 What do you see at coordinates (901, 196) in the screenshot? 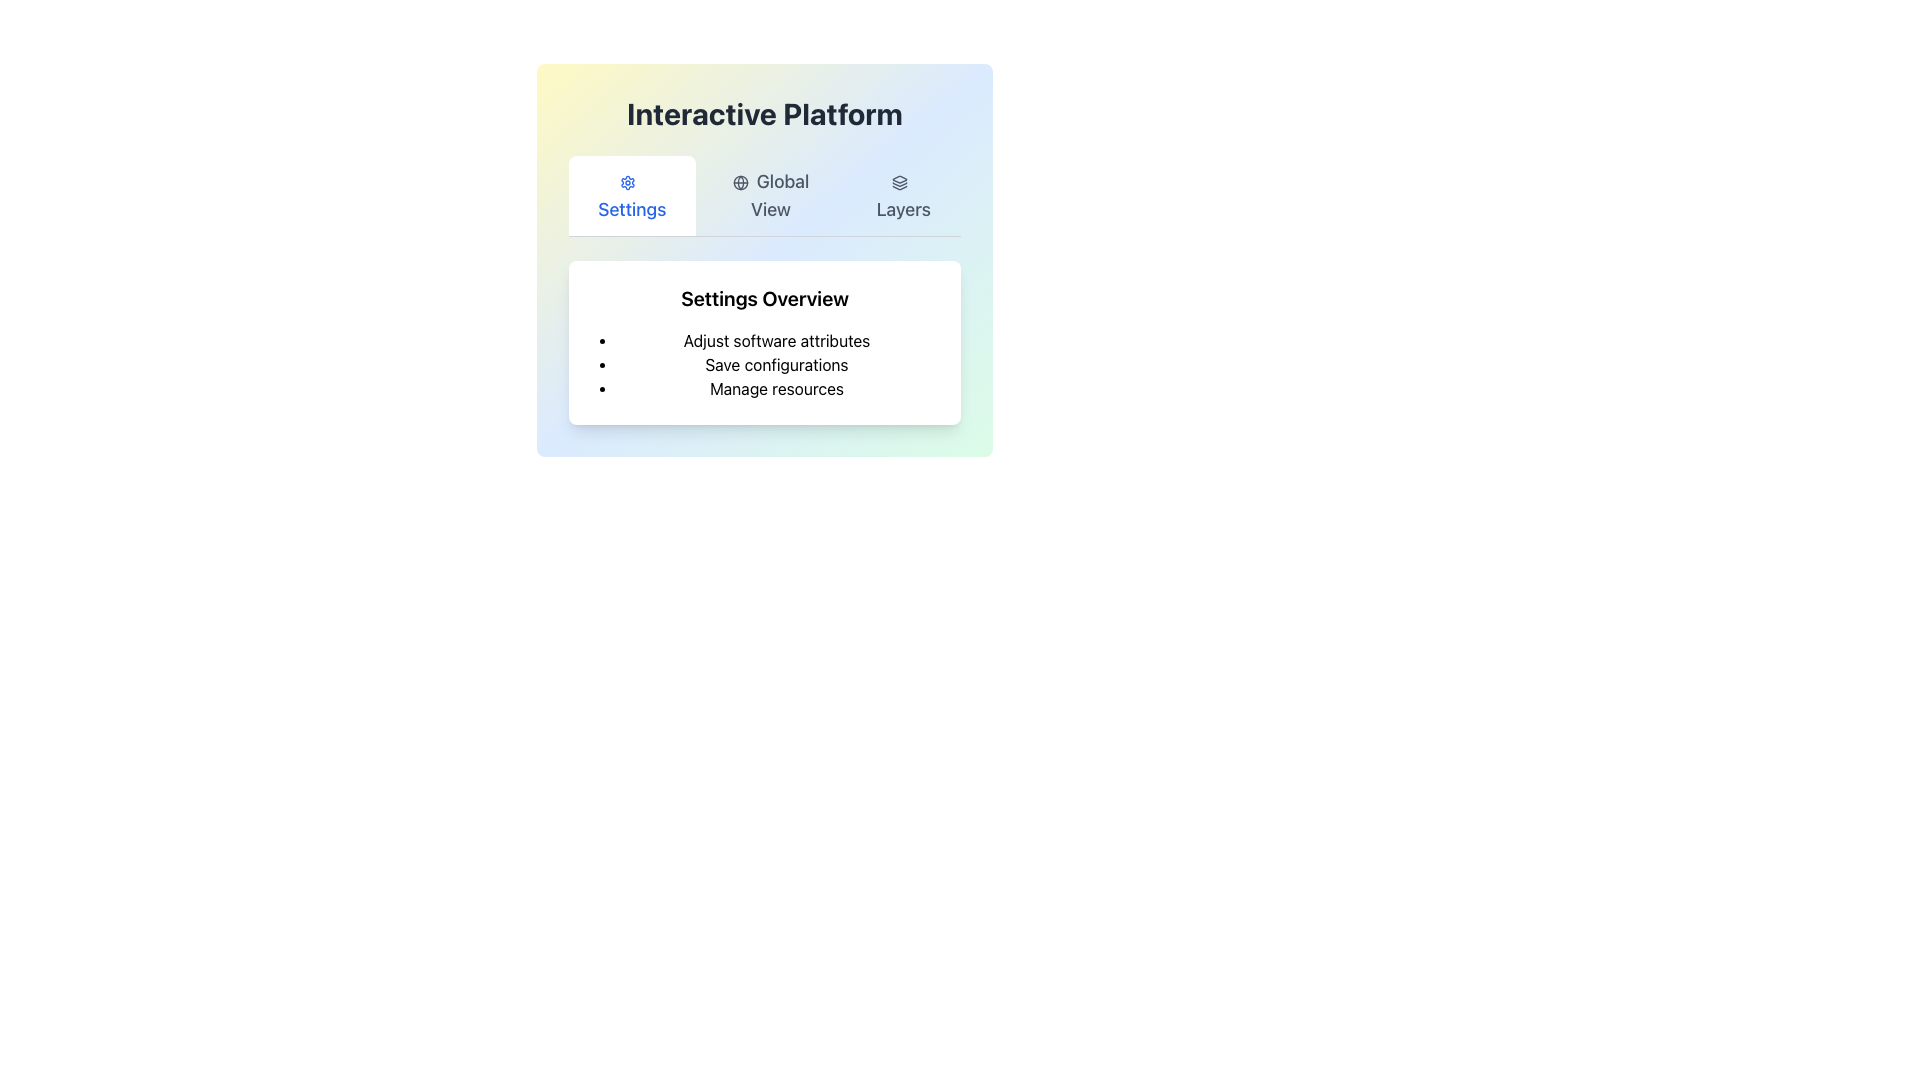
I see `the 'Layers' button, which is a horizontally rectangular button displaying the text 'Layers' with an icon of stacked shapes above it` at bounding box center [901, 196].